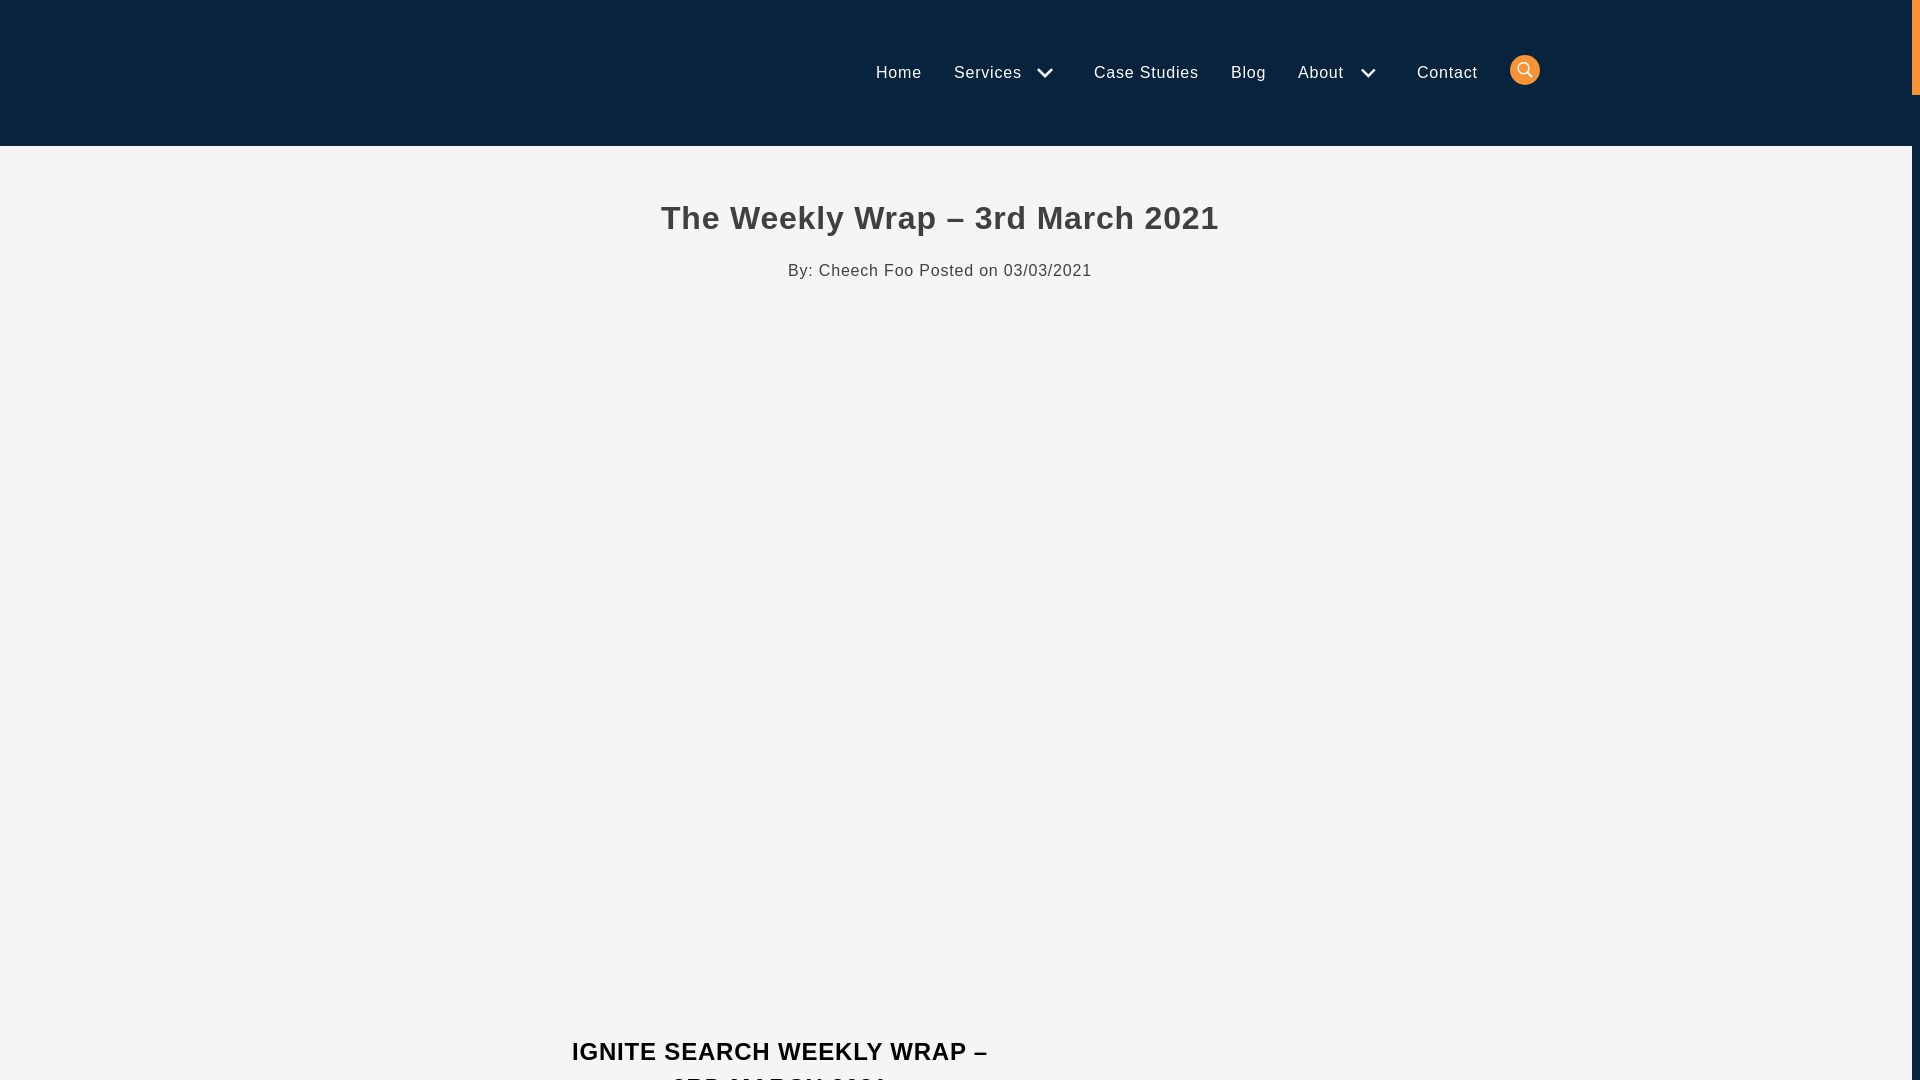  Describe the element at coordinates (1229, 72) in the screenshot. I see `'Blog'` at that location.